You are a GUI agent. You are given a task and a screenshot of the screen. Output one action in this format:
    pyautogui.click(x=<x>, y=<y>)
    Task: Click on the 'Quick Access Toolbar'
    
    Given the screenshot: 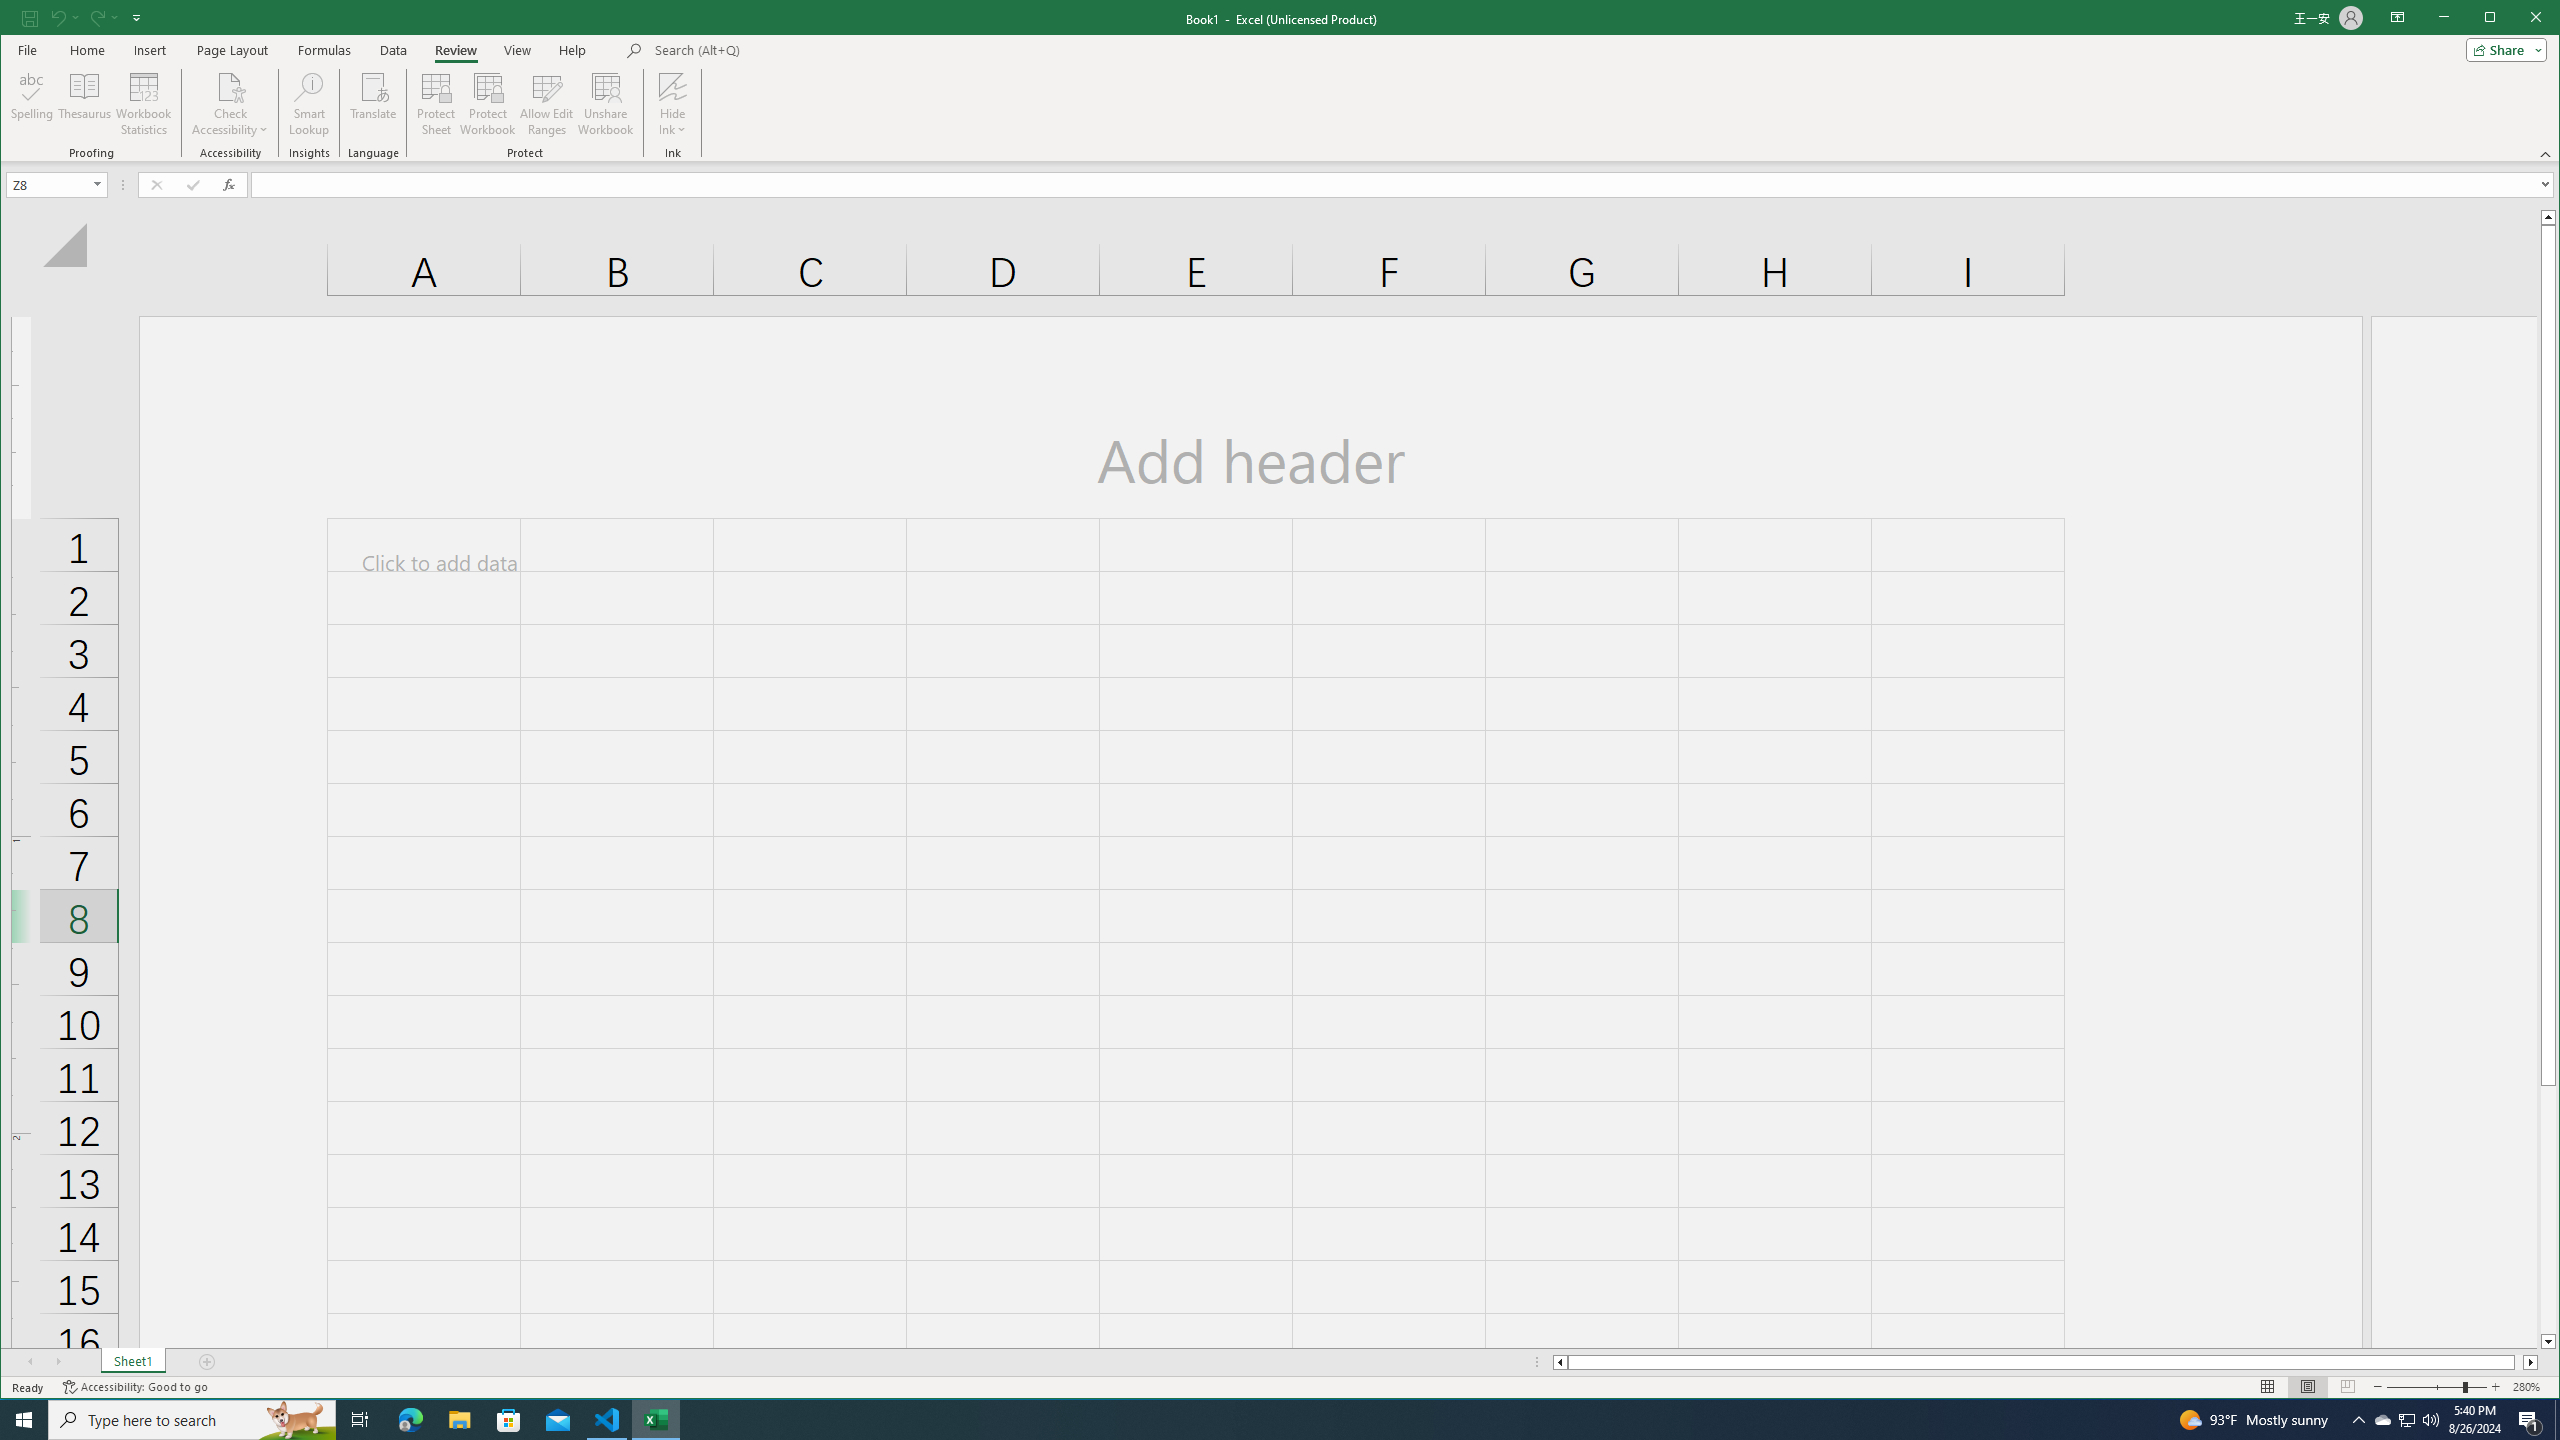 What is the action you would take?
    pyautogui.click(x=82, y=18)
    